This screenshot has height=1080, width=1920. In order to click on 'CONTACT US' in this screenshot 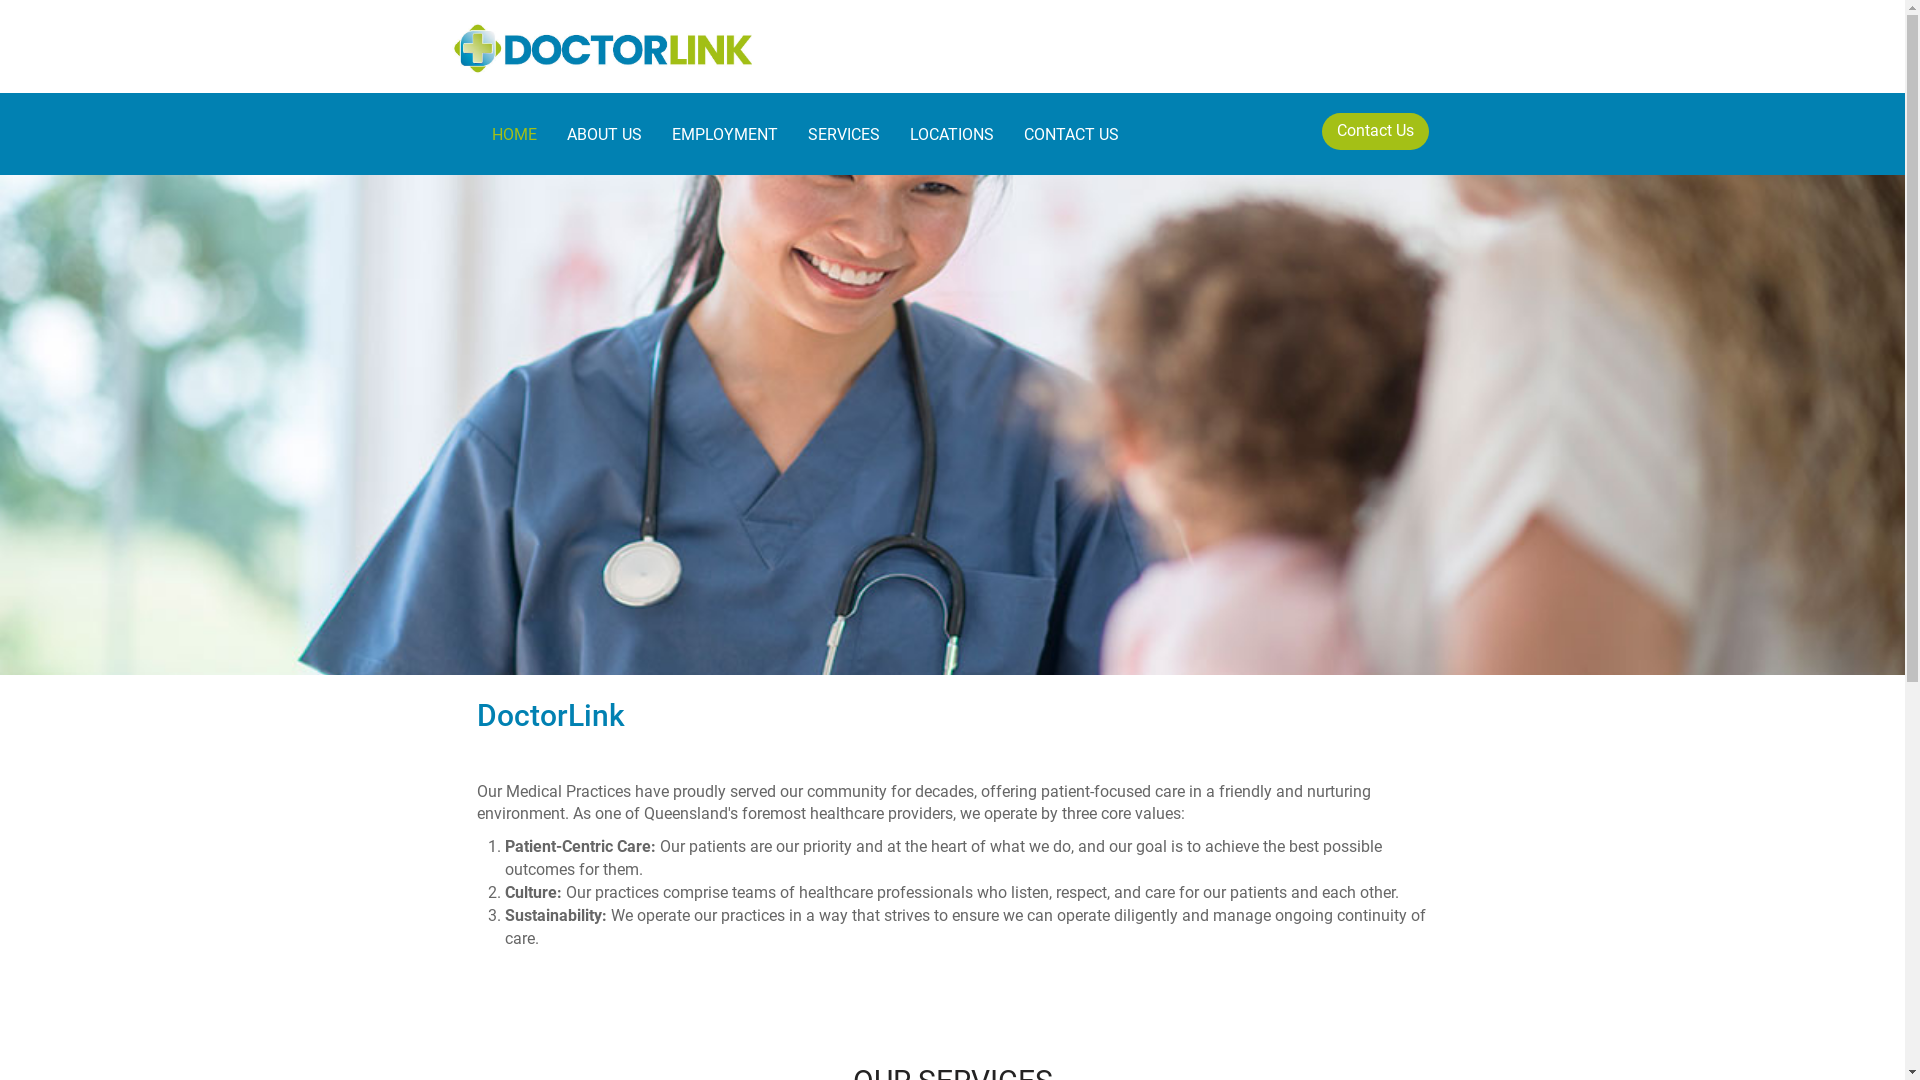, I will do `click(1069, 134)`.